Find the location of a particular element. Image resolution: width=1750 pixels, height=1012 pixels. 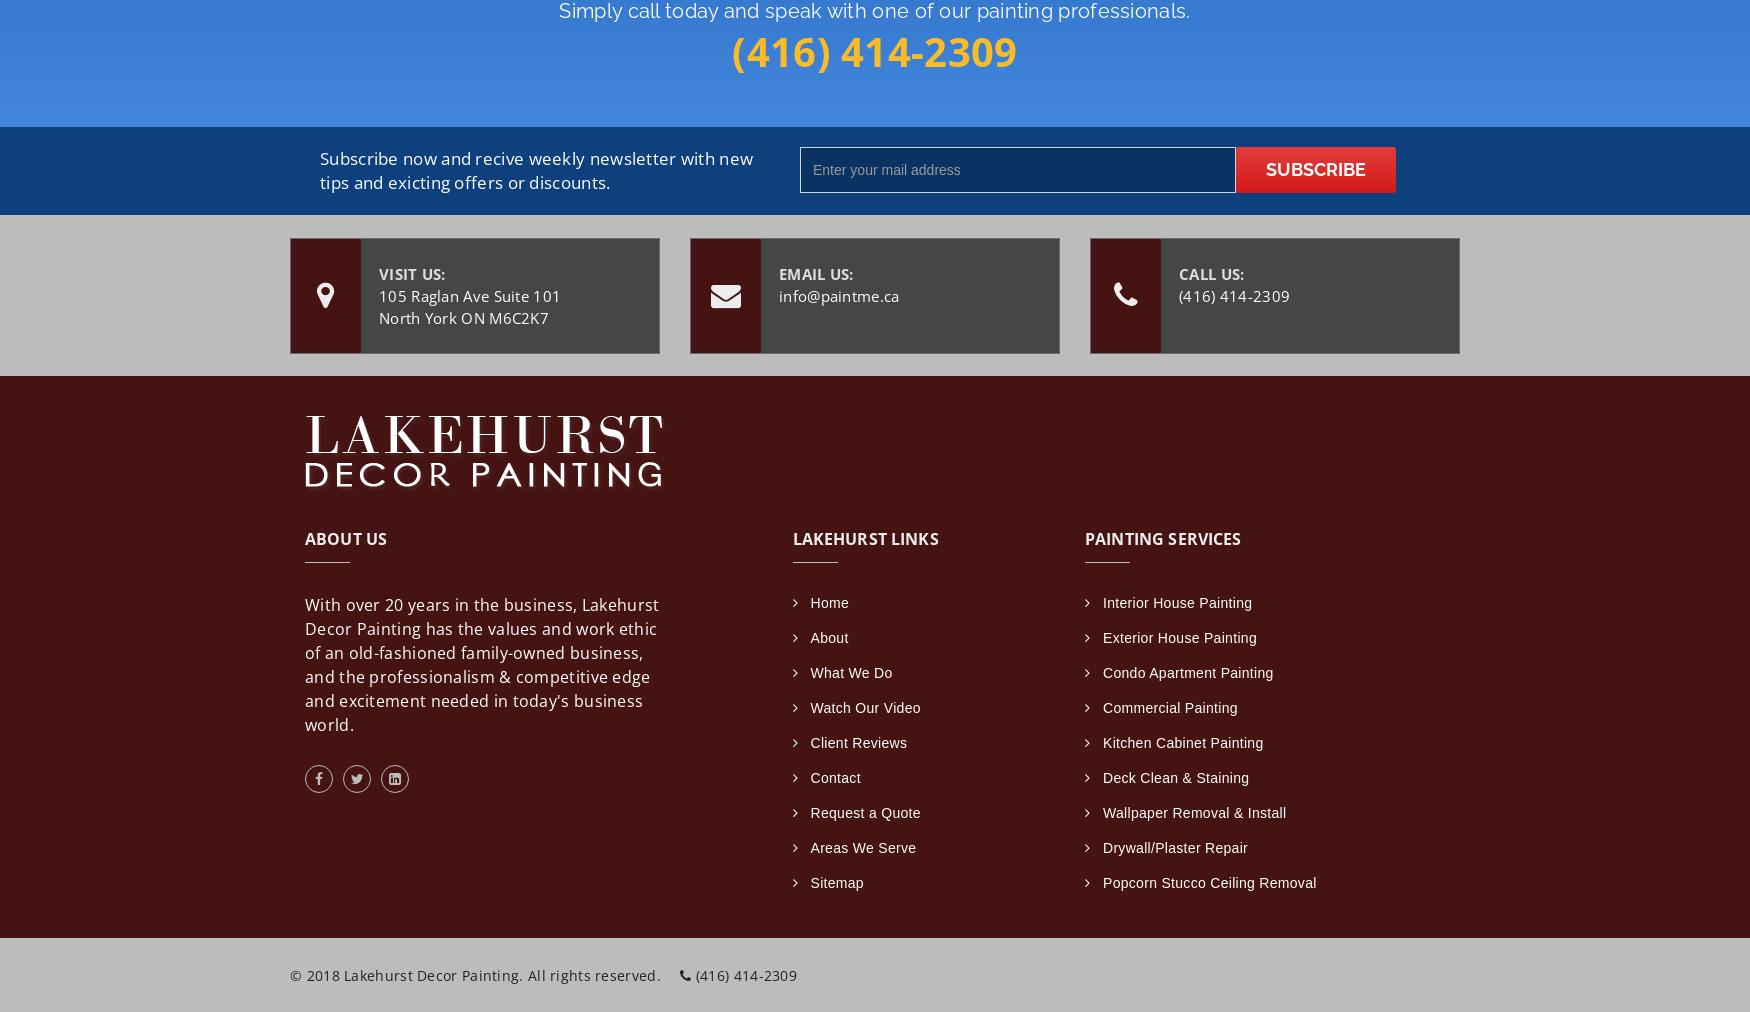

'With over 20 years in the business, Lakehurst Decor Painting has the values and work ethic of an old-fashioned family-owned business, and the professionalism & competitive edge and excitement needed in today's business world.' is located at coordinates (481, 663).